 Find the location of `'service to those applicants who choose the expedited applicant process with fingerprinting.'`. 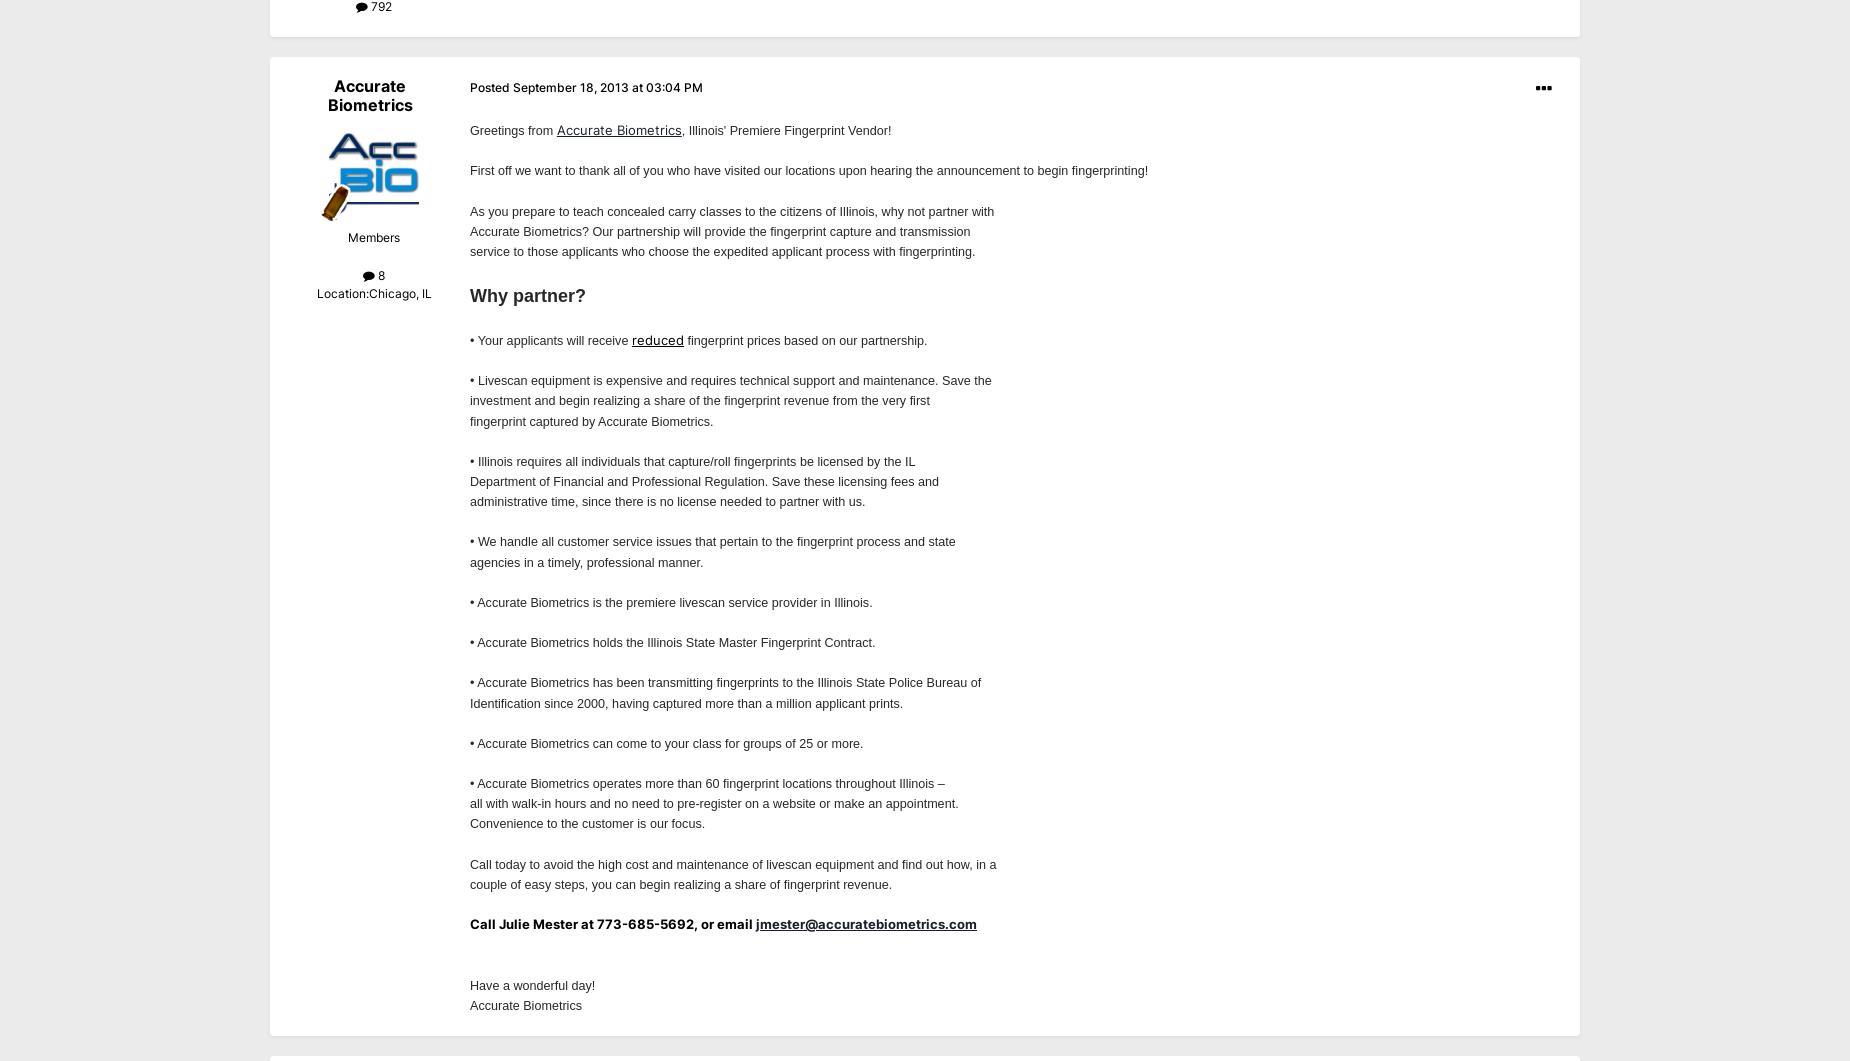

'service to those applicants who choose the expedited applicant process with fingerprinting.' is located at coordinates (470, 250).